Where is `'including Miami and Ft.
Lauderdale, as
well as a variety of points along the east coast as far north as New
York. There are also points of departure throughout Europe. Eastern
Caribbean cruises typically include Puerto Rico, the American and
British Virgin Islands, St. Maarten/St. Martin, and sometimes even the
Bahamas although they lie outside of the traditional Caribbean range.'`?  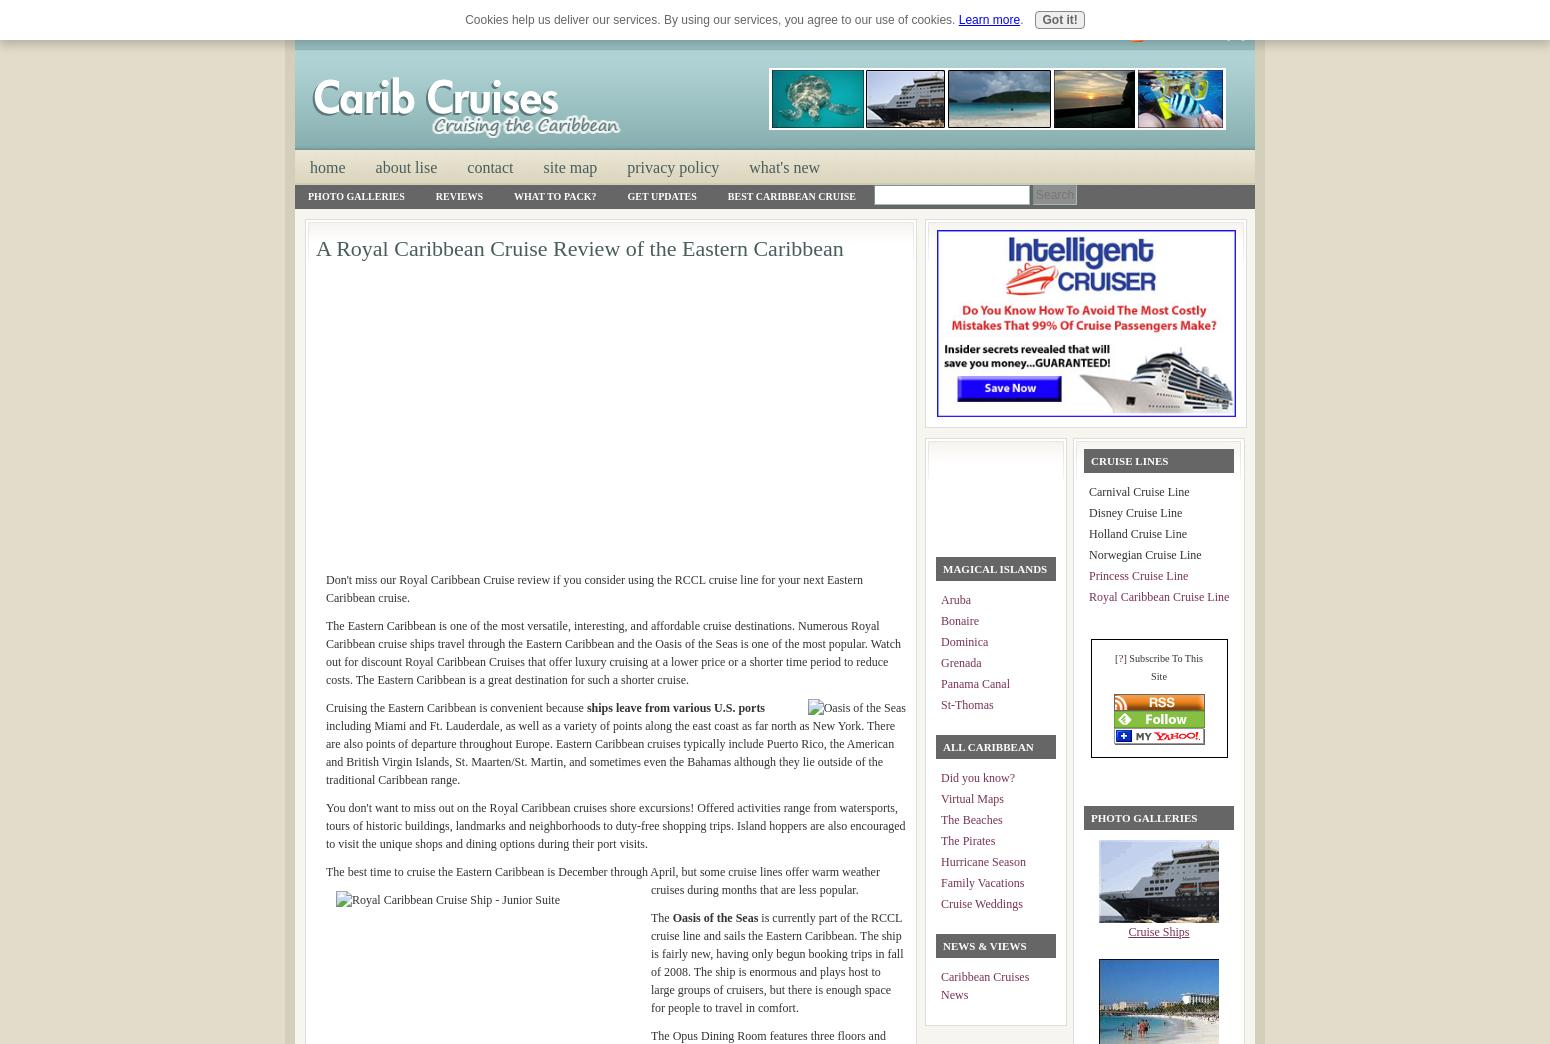 'including Miami and Ft.
Lauderdale, as
well as a variety of points along the east coast as far north as New
York. There are also points of departure throughout Europe. Eastern
Caribbean cruises typically include Puerto Rico, the American and
British Virgin Islands, St. Maarten/St. Martin, and sometimes even the
Bahamas although they lie outside of the traditional Caribbean range.' is located at coordinates (609, 753).